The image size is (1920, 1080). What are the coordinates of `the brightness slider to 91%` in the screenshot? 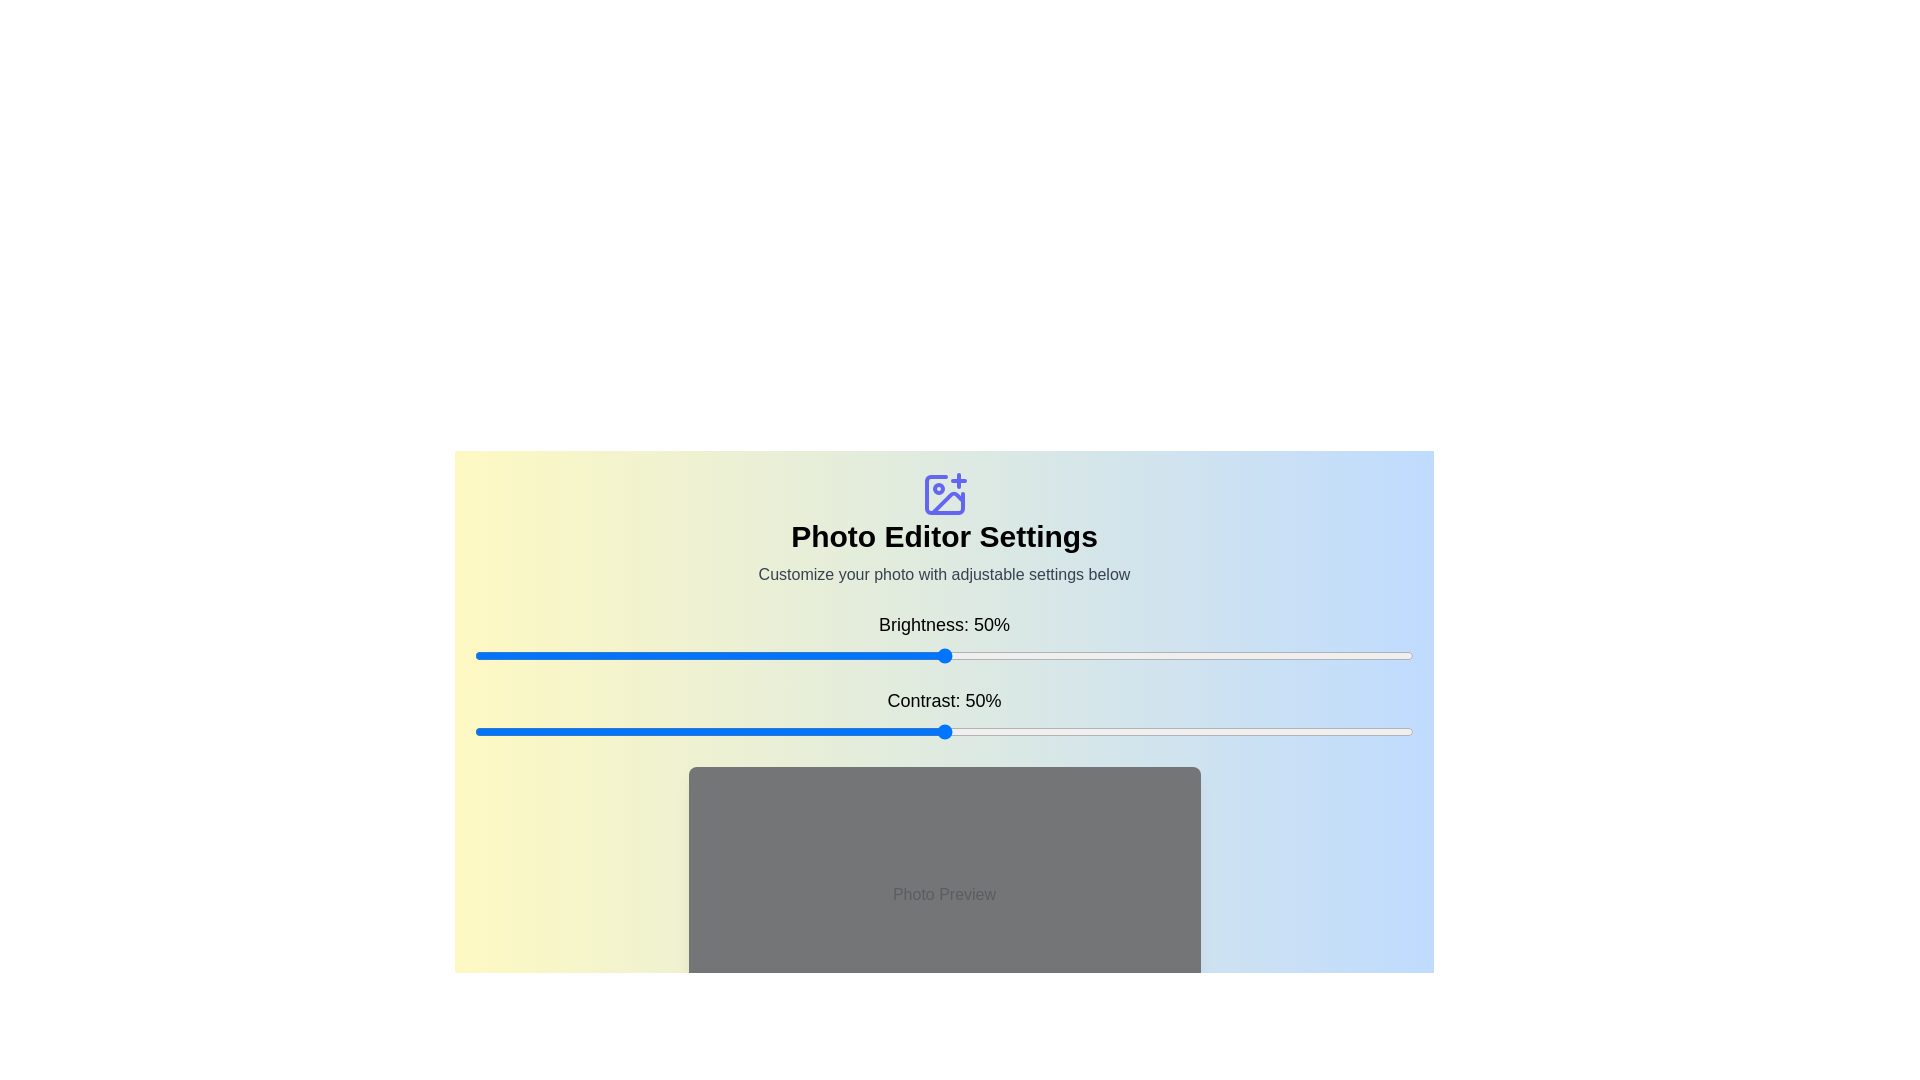 It's located at (1329, 655).